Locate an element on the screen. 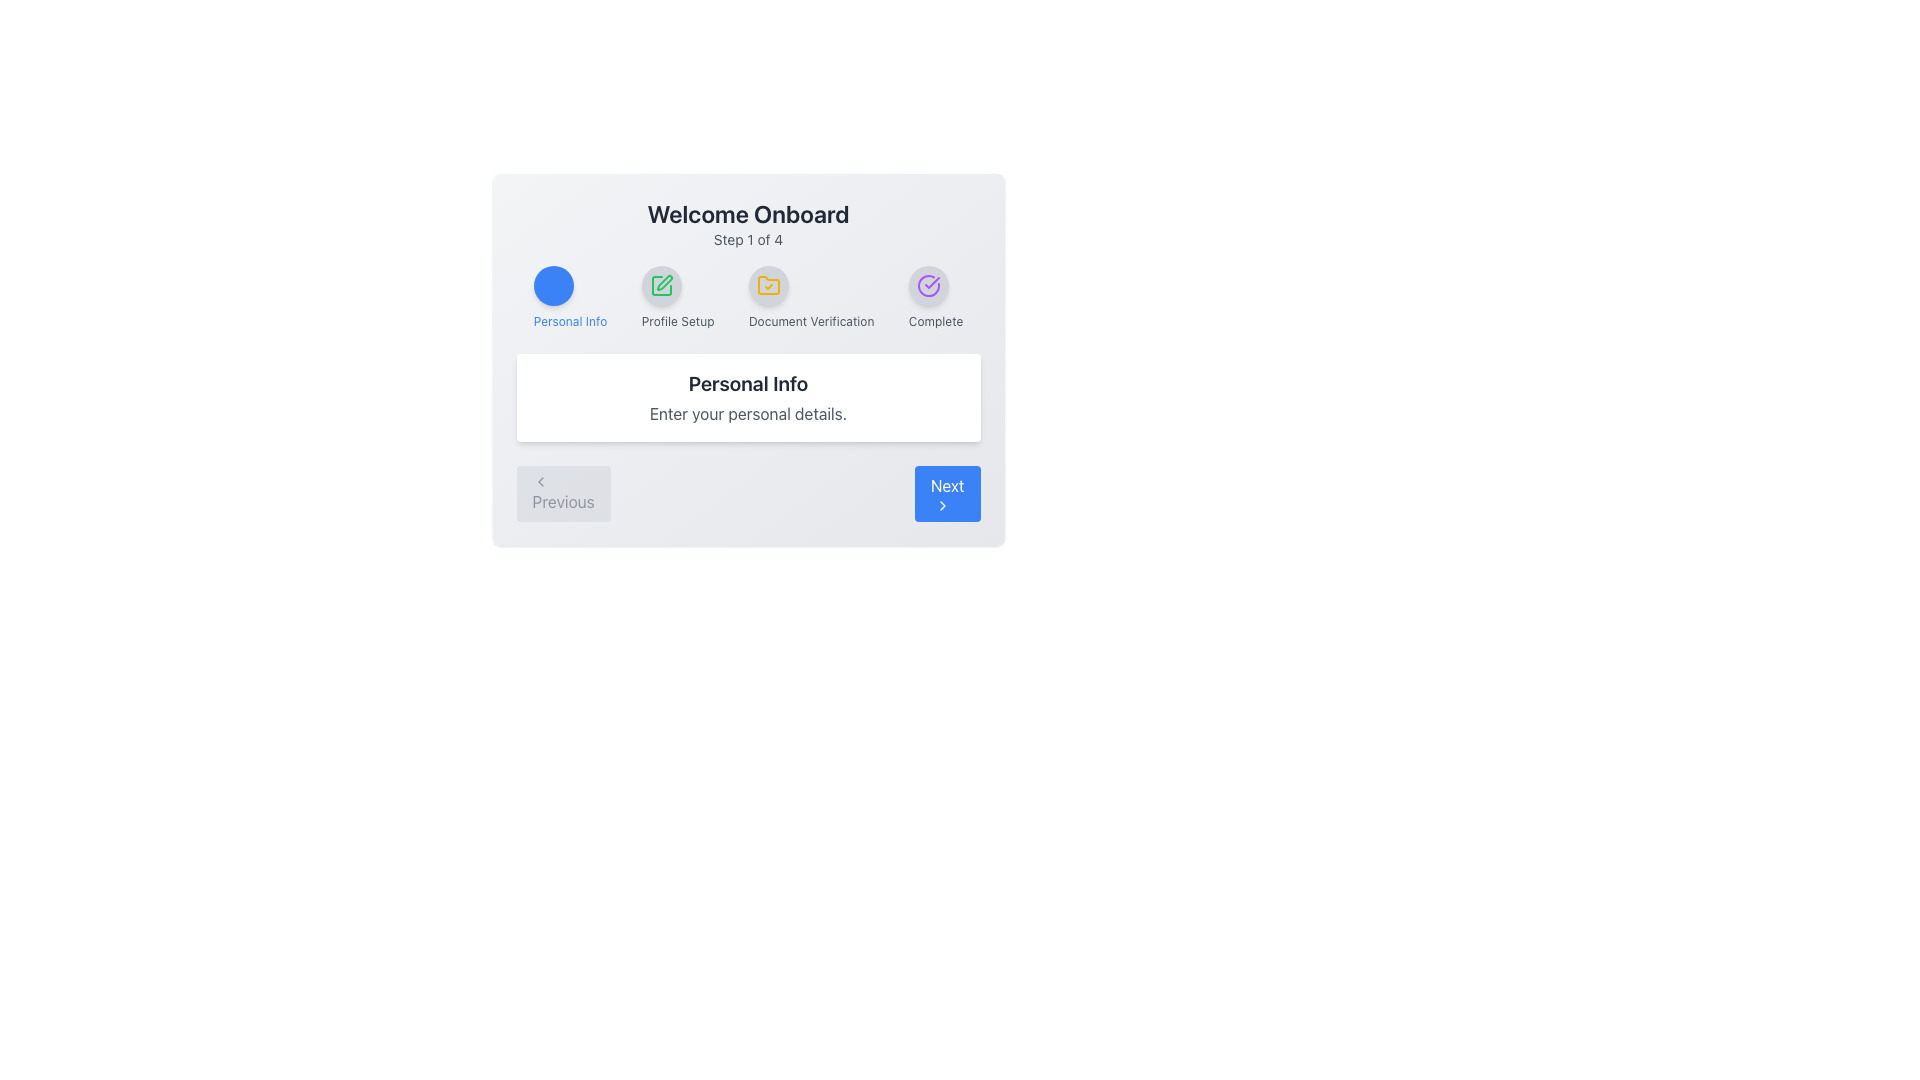 This screenshot has width=1920, height=1080. the 'Personal Info' button in the navigation bar is located at coordinates (553, 285).